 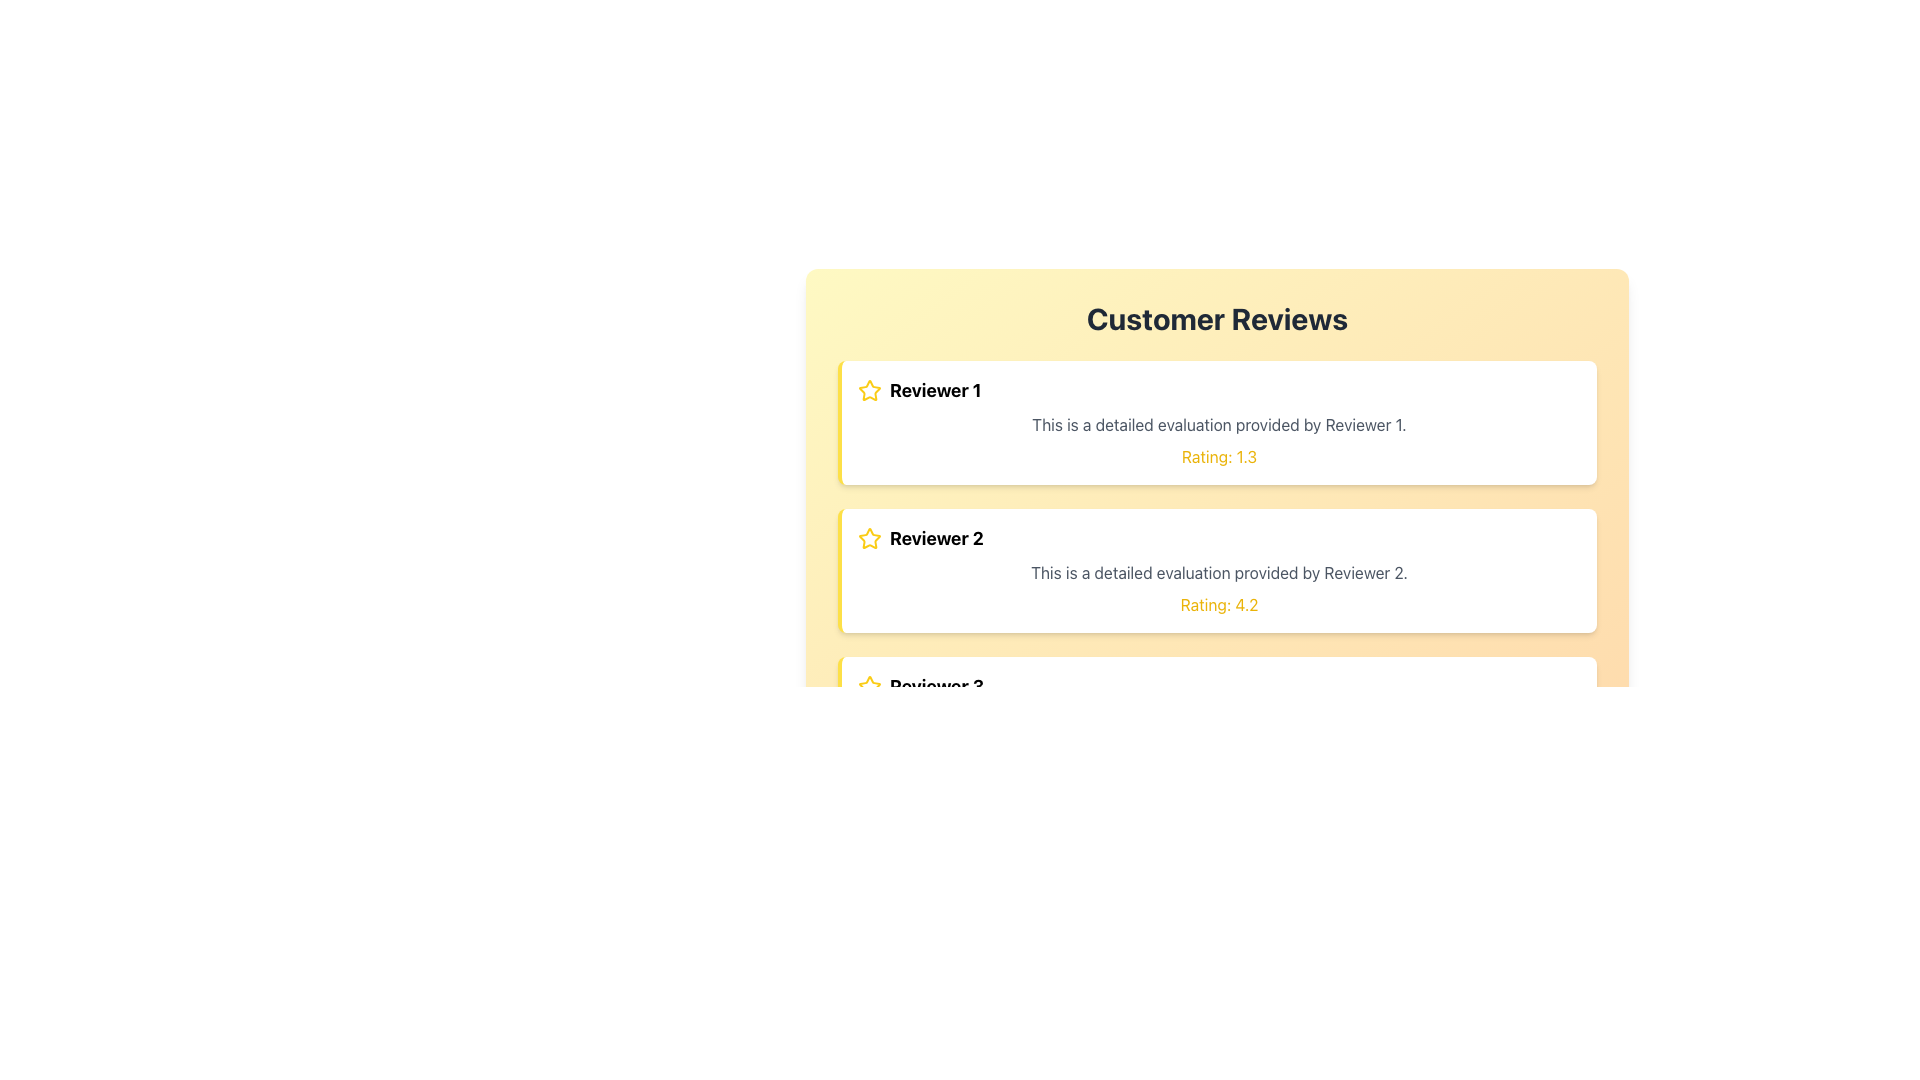 What do you see at coordinates (1218, 573) in the screenshot?
I see `the text element displaying 'This is a detailed evaluation provided by Reviewer 2.' located in the second review card, which is styled with a light gray font color` at bounding box center [1218, 573].